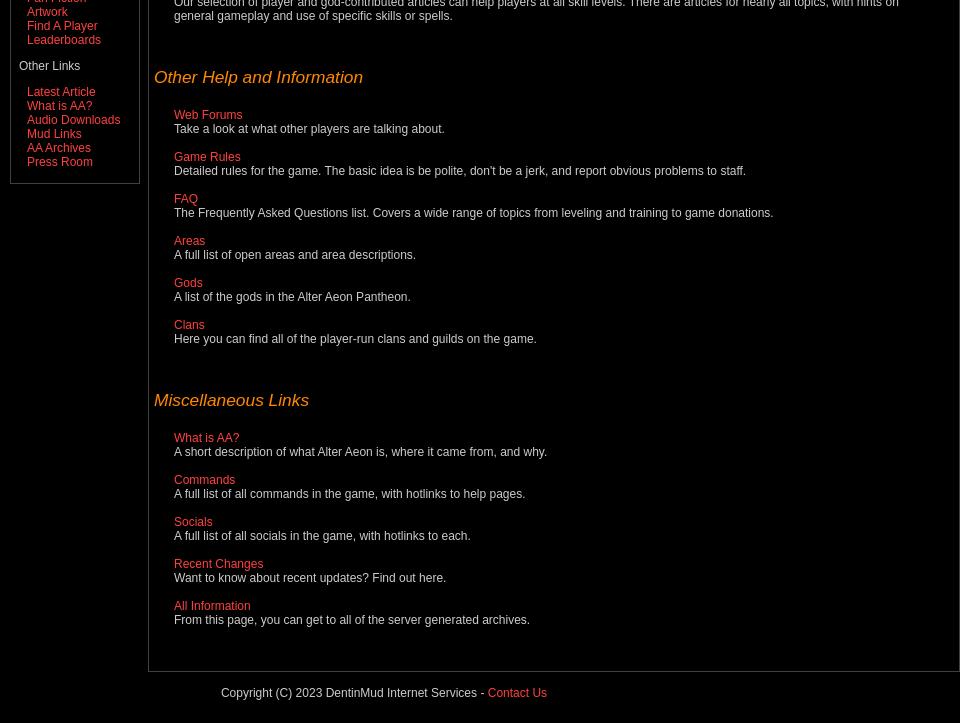 This screenshot has width=960, height=723. I want to click on 'Web Forums', so click(208, 113).